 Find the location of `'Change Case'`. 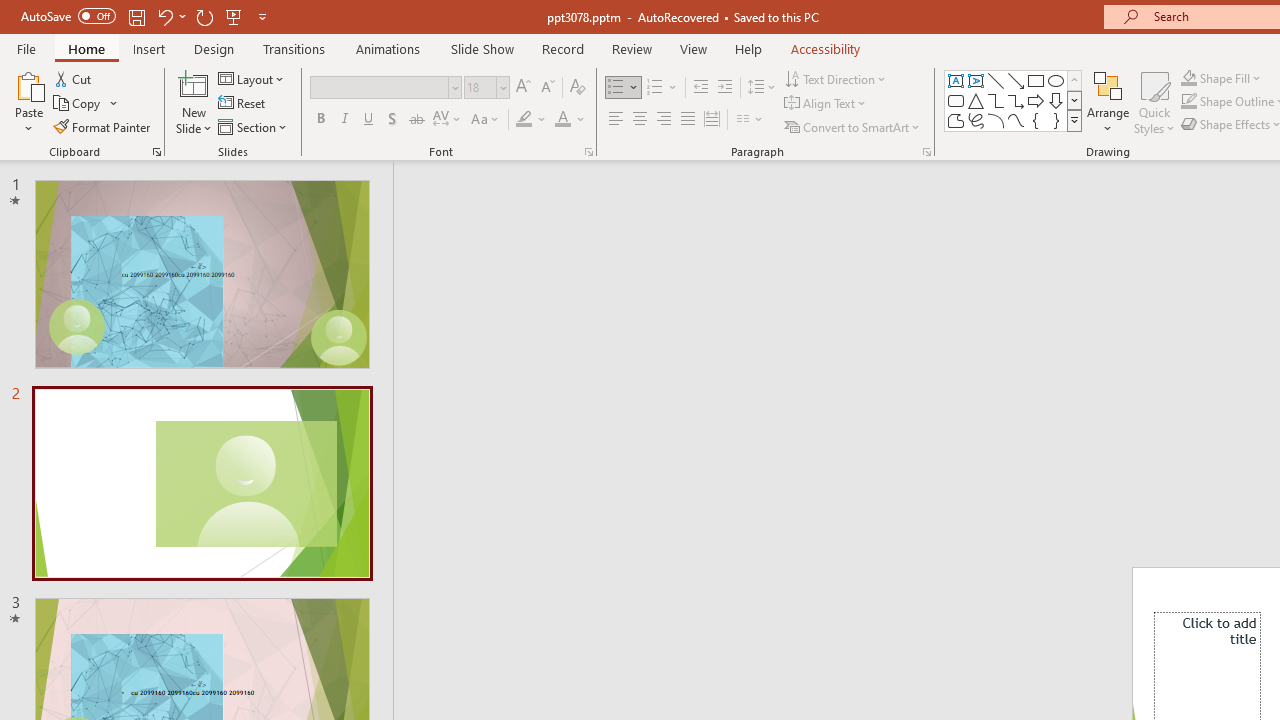

'Change Case' is located at coordinates (486, 119).